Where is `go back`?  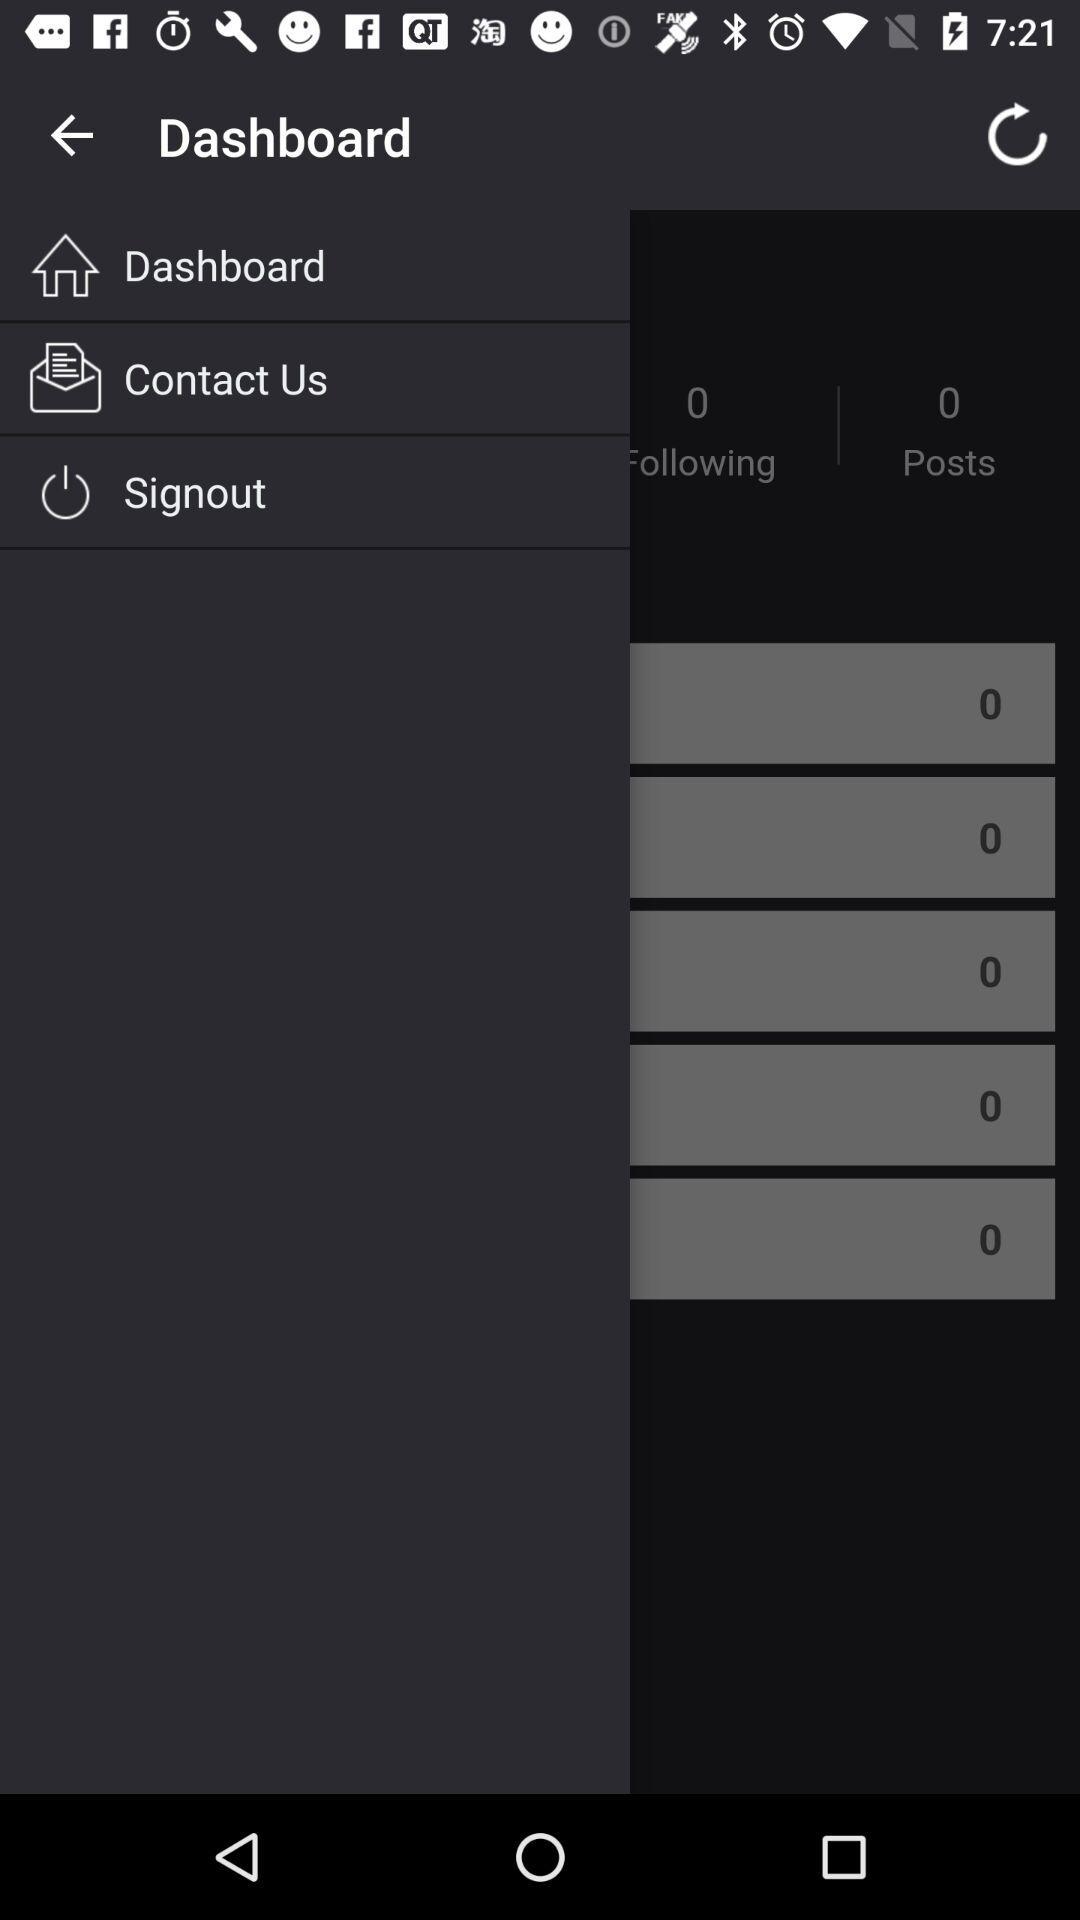
go back is located at coordinates (72, 135).